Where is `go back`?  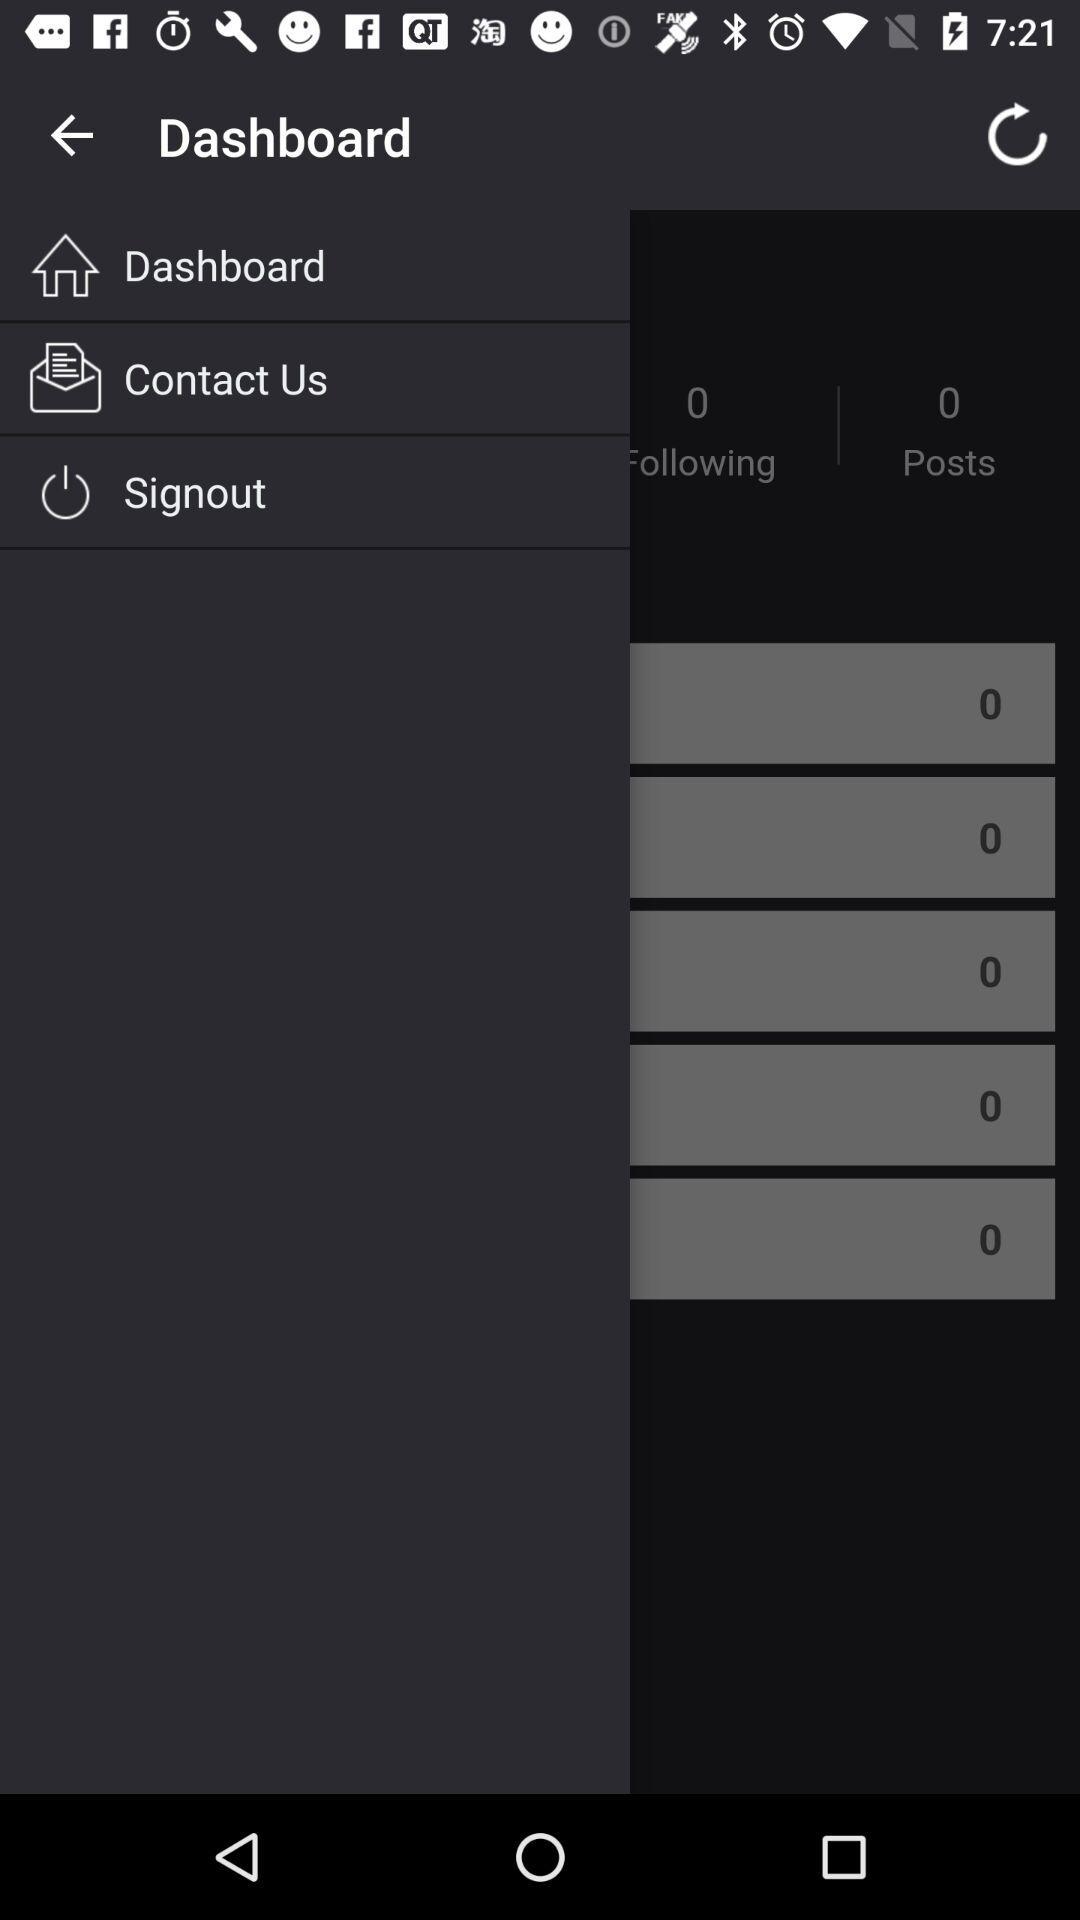
go back is located at coordinates (72, 135).